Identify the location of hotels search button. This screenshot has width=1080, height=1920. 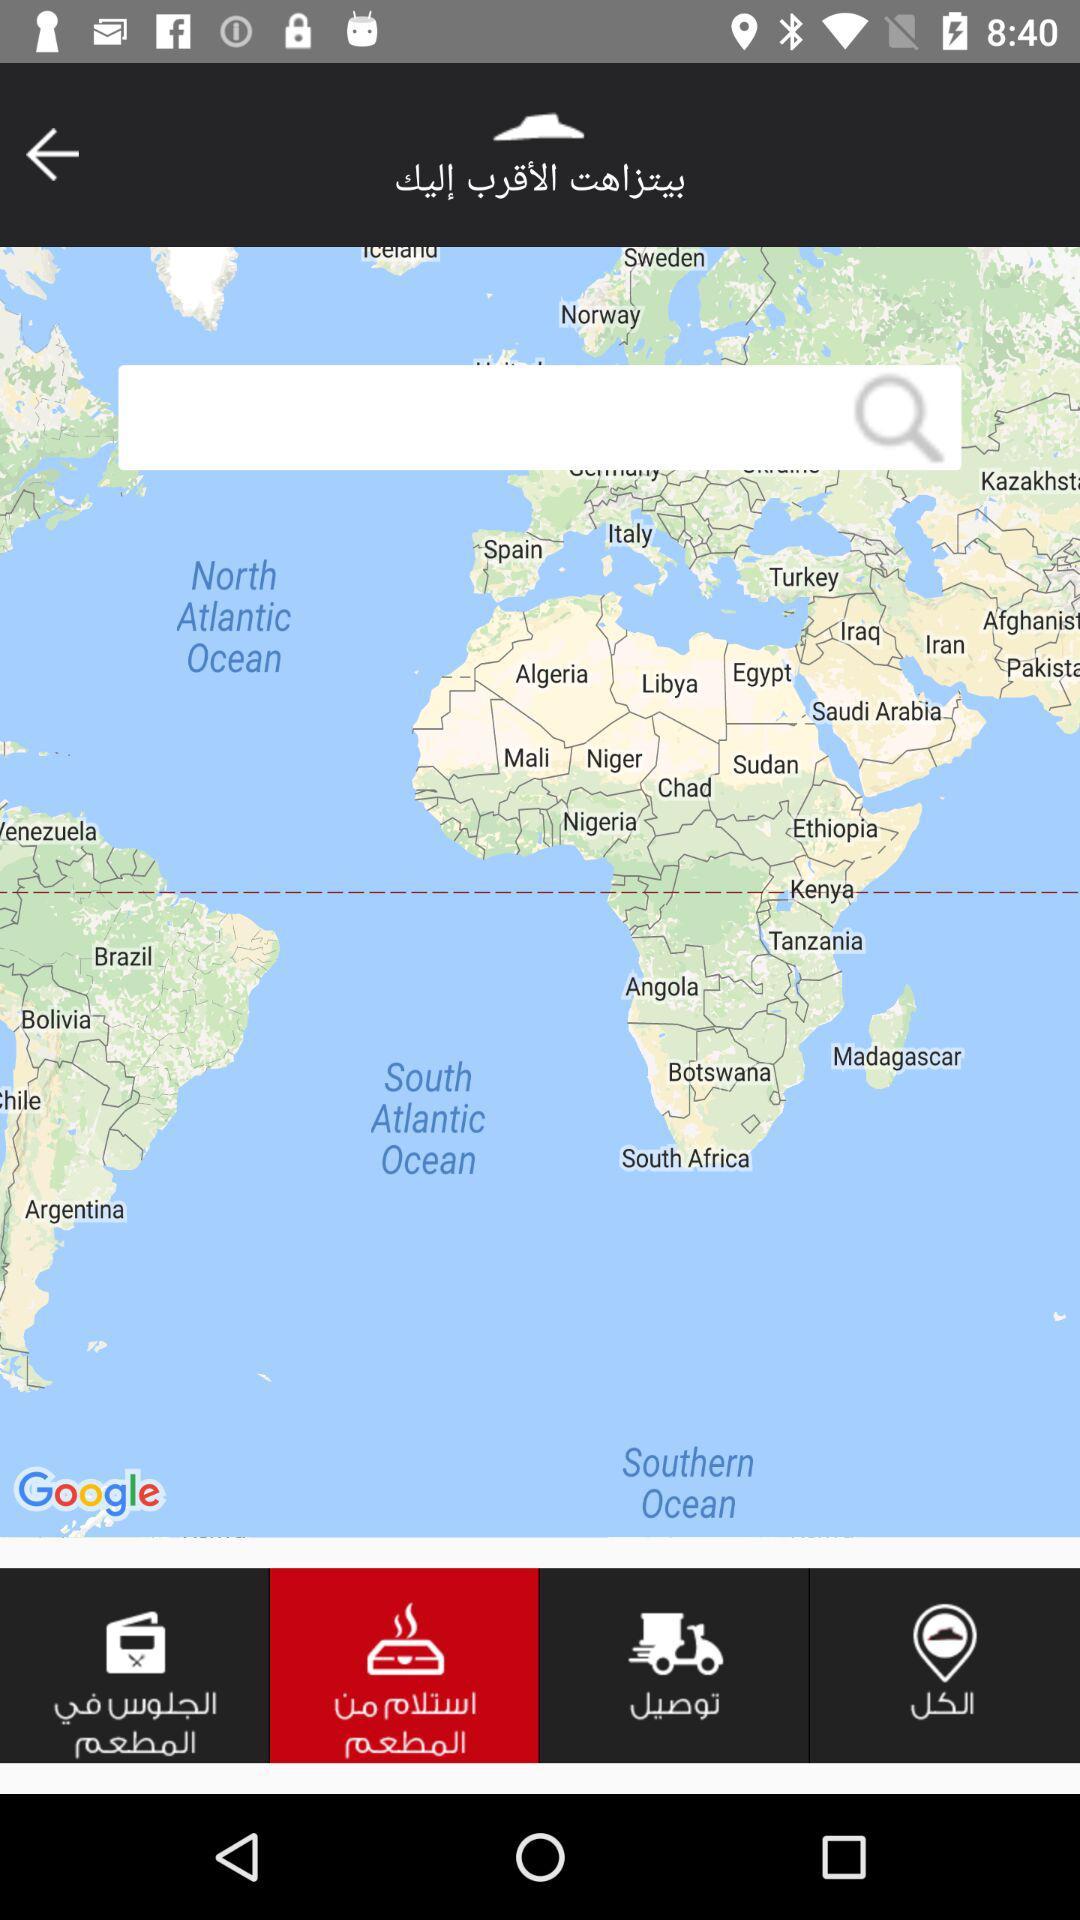
(405, 1665).